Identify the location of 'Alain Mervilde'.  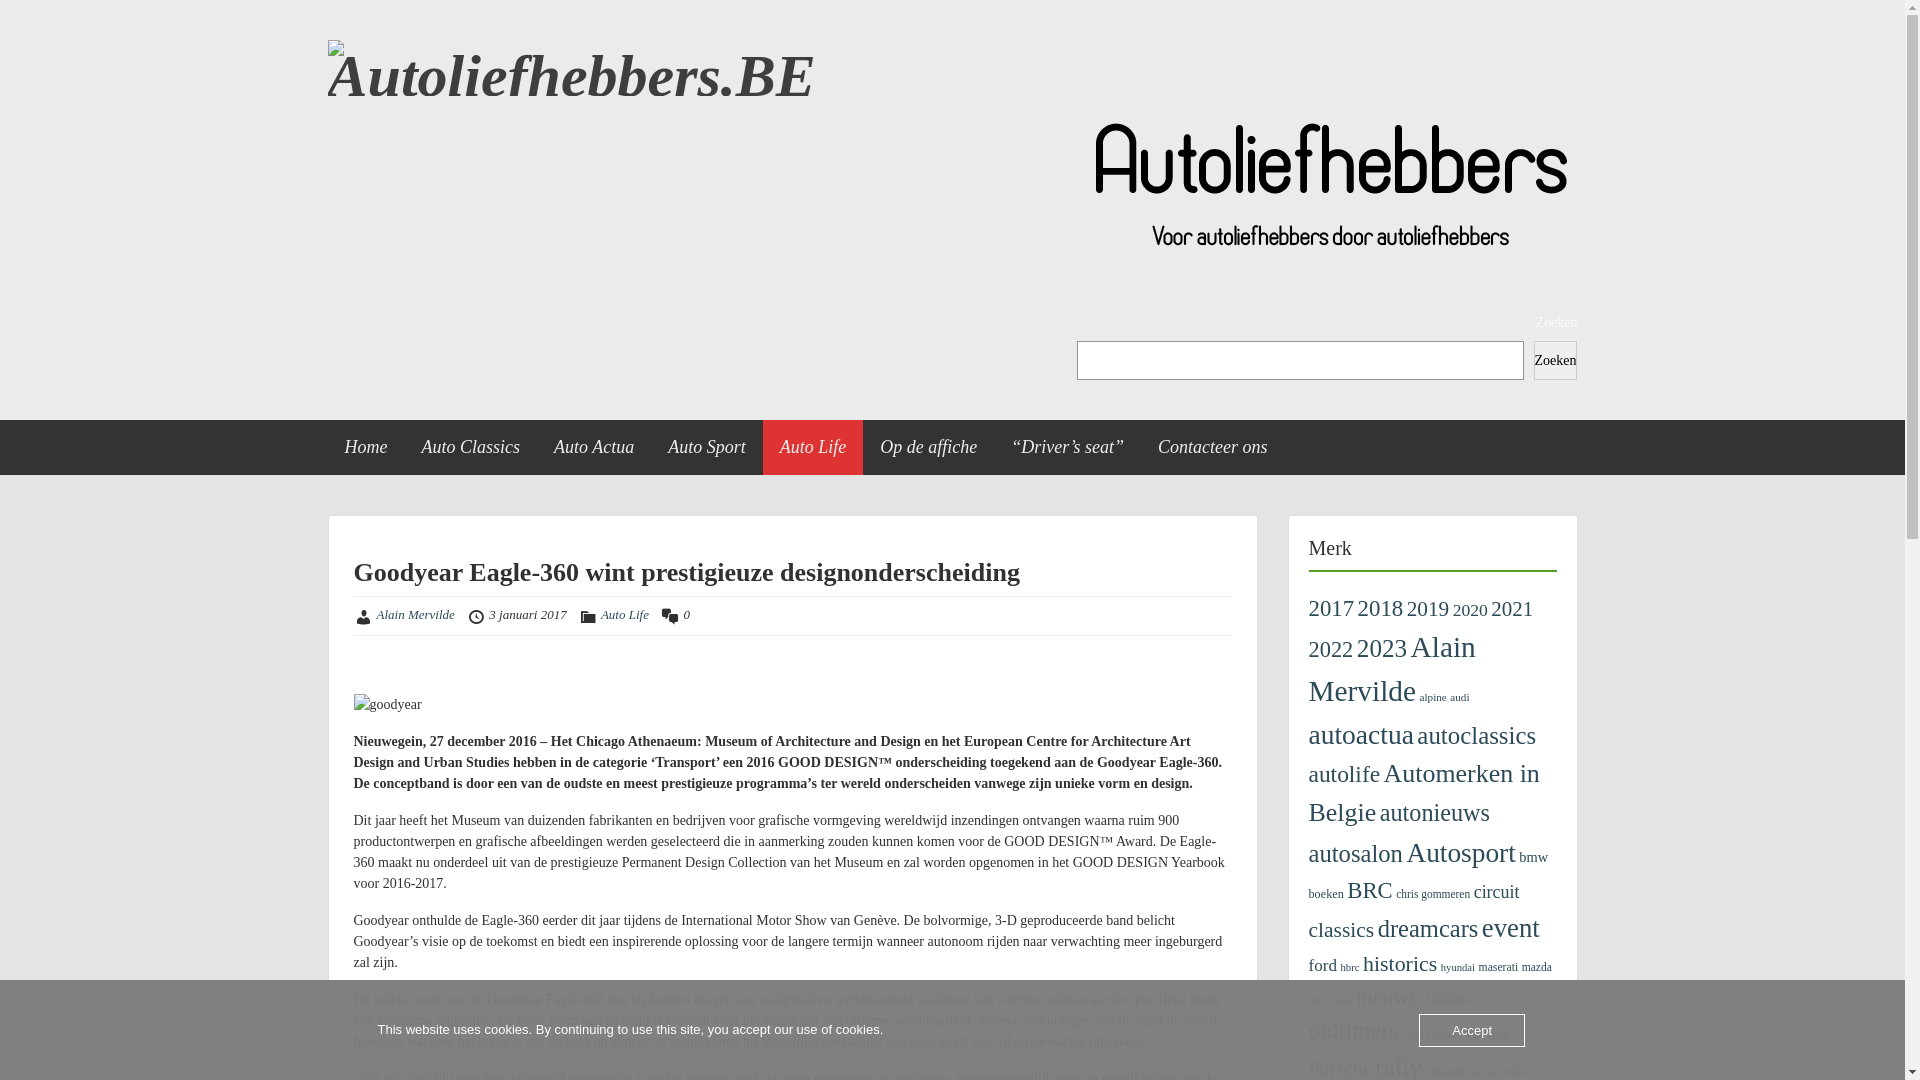
(415, 613).